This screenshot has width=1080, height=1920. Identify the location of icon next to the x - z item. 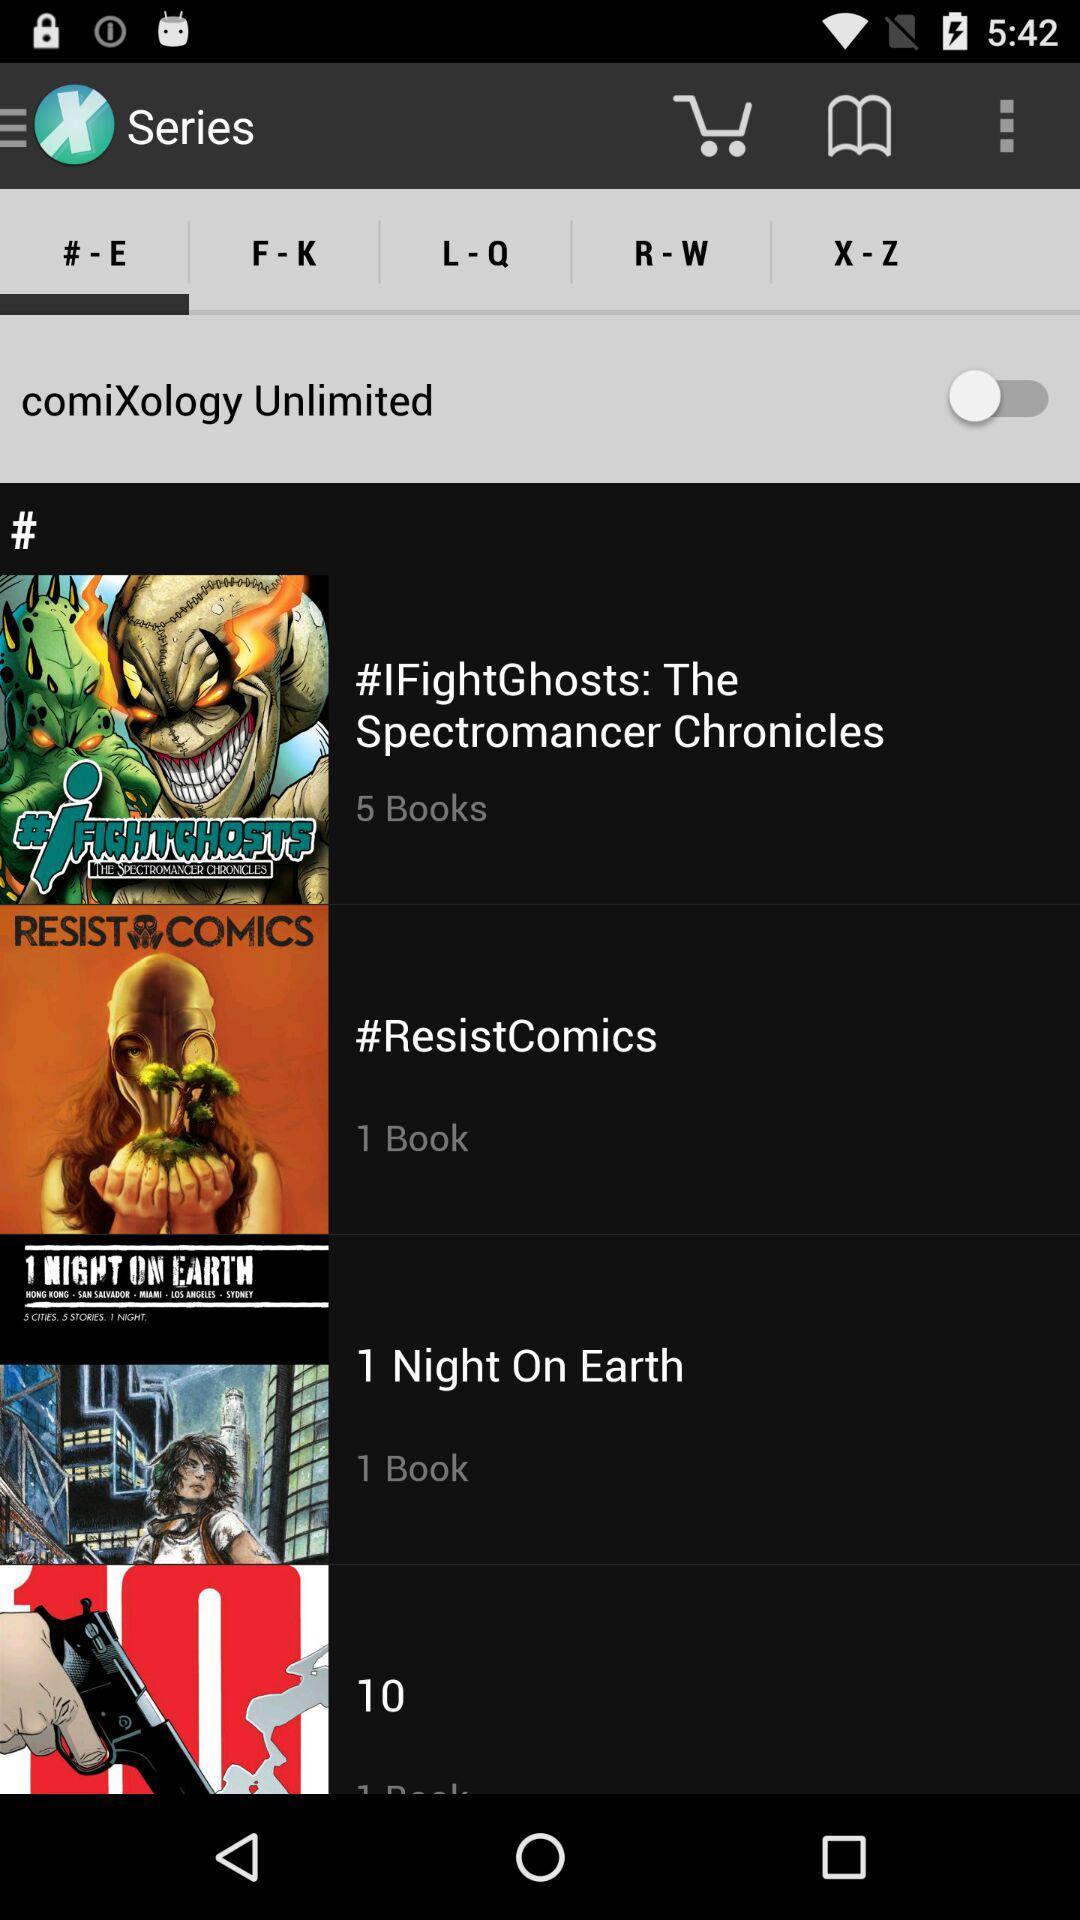
(671, 251).